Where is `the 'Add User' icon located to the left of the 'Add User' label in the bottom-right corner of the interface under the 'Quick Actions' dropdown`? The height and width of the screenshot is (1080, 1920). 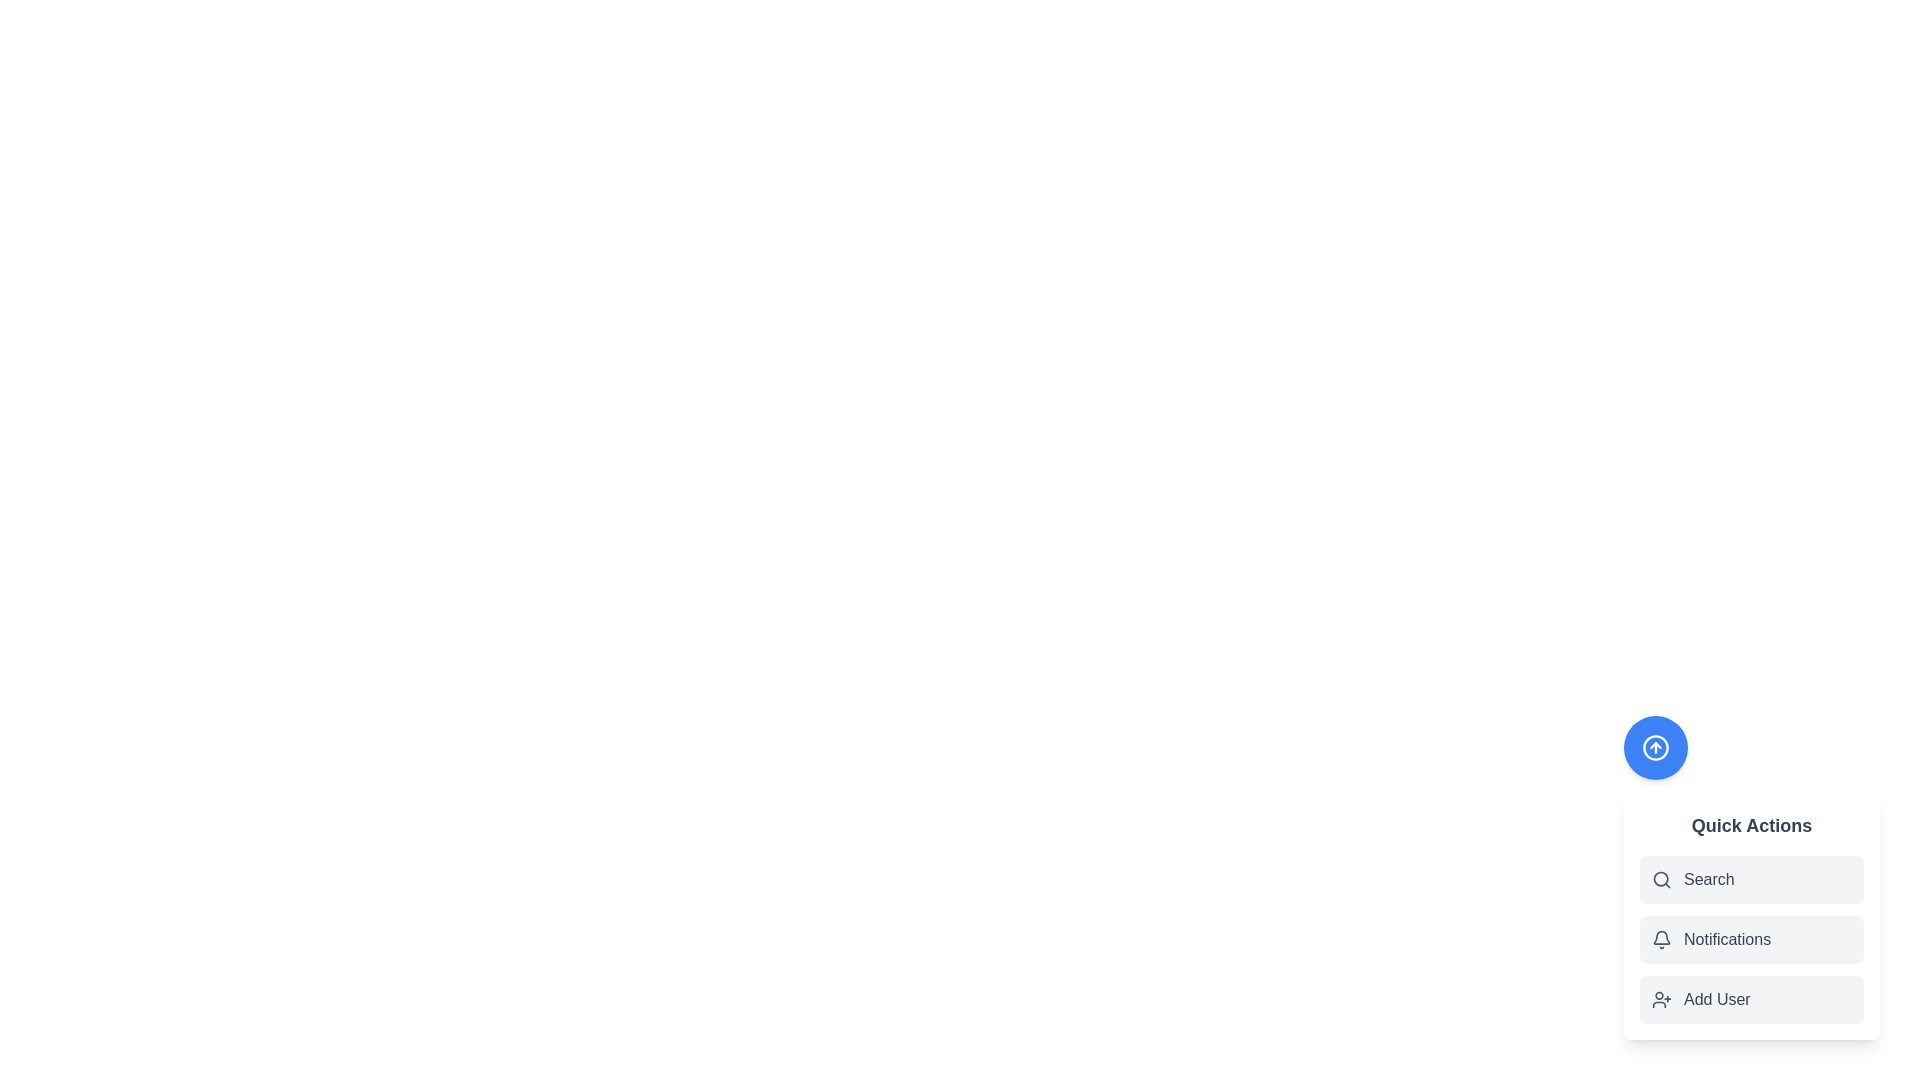 the 'Add User' icon located to the left of the 'Add User' label in the bottom-right corner of the interface under the 'Quick Actions' dropdown is located at coordinates (1661, 999).